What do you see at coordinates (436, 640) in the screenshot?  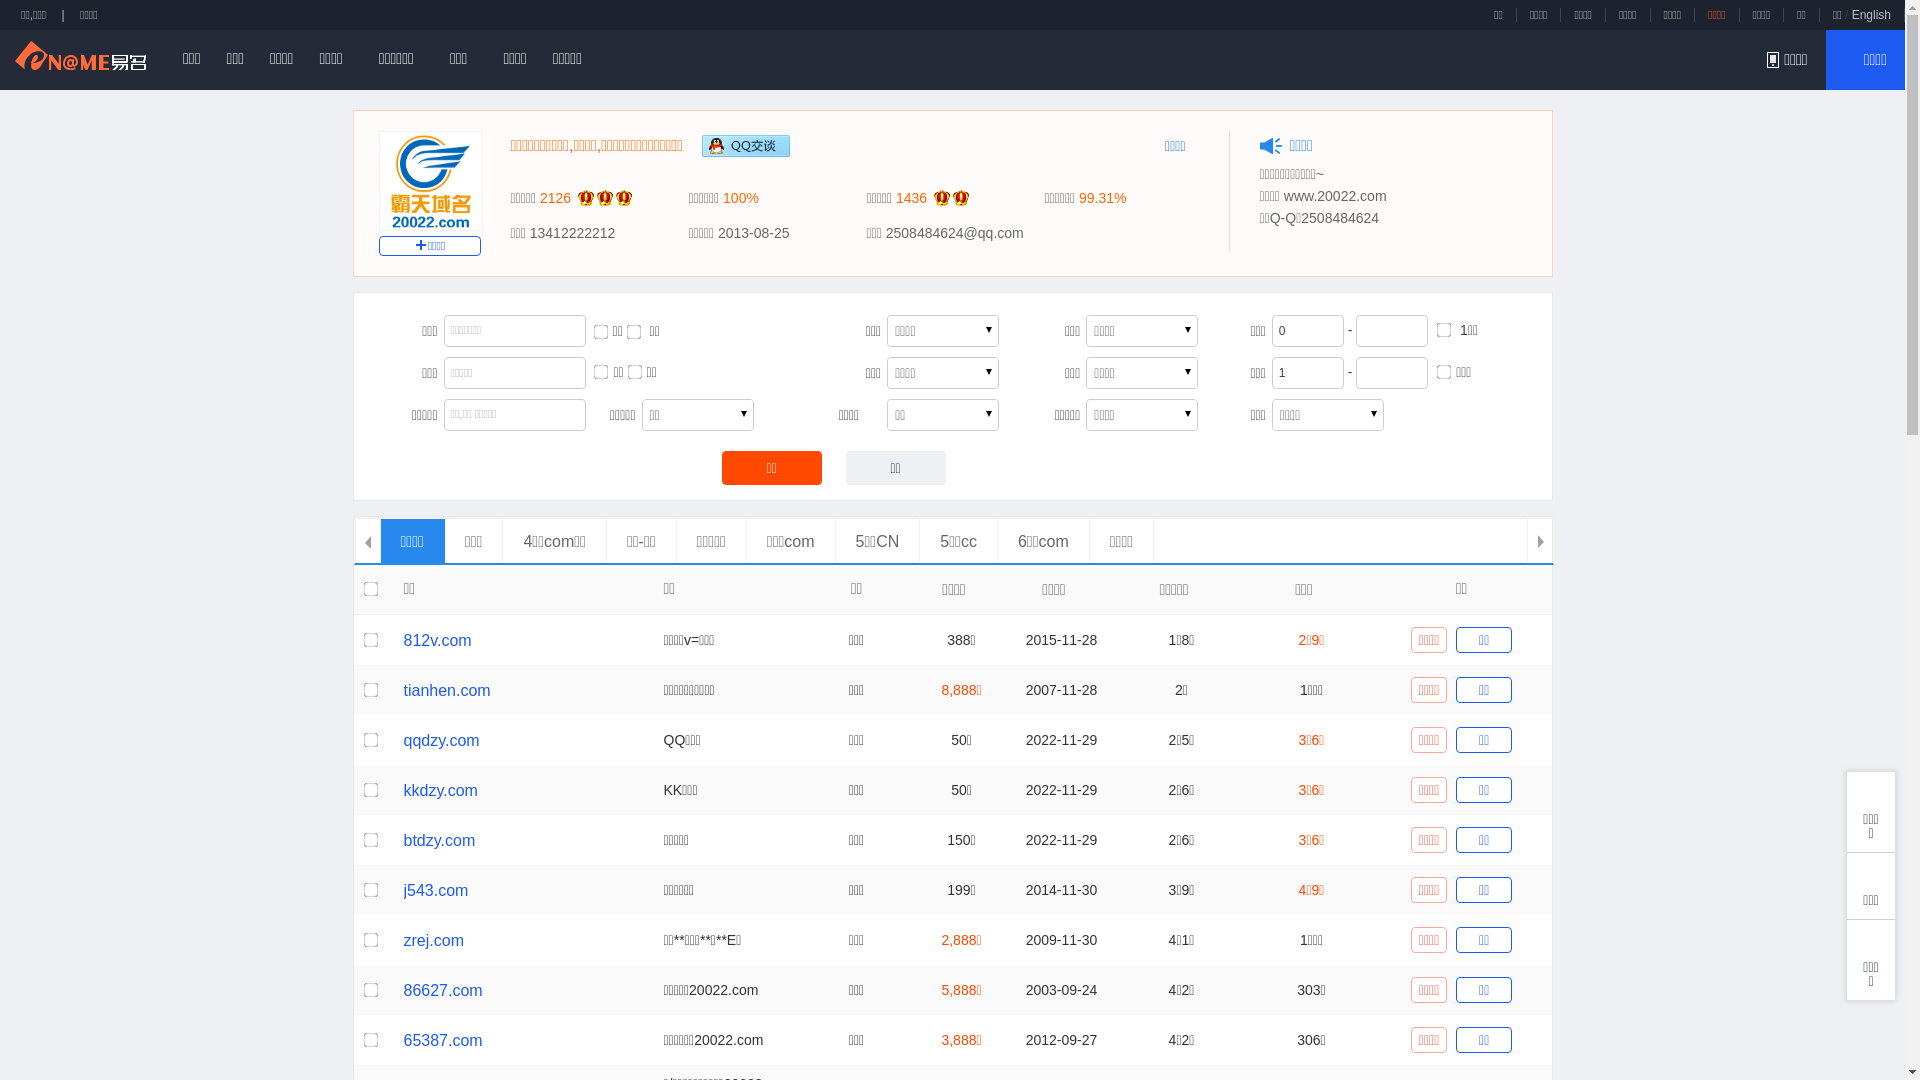 I see `'812v.com'` at bounding box center [436, 640].